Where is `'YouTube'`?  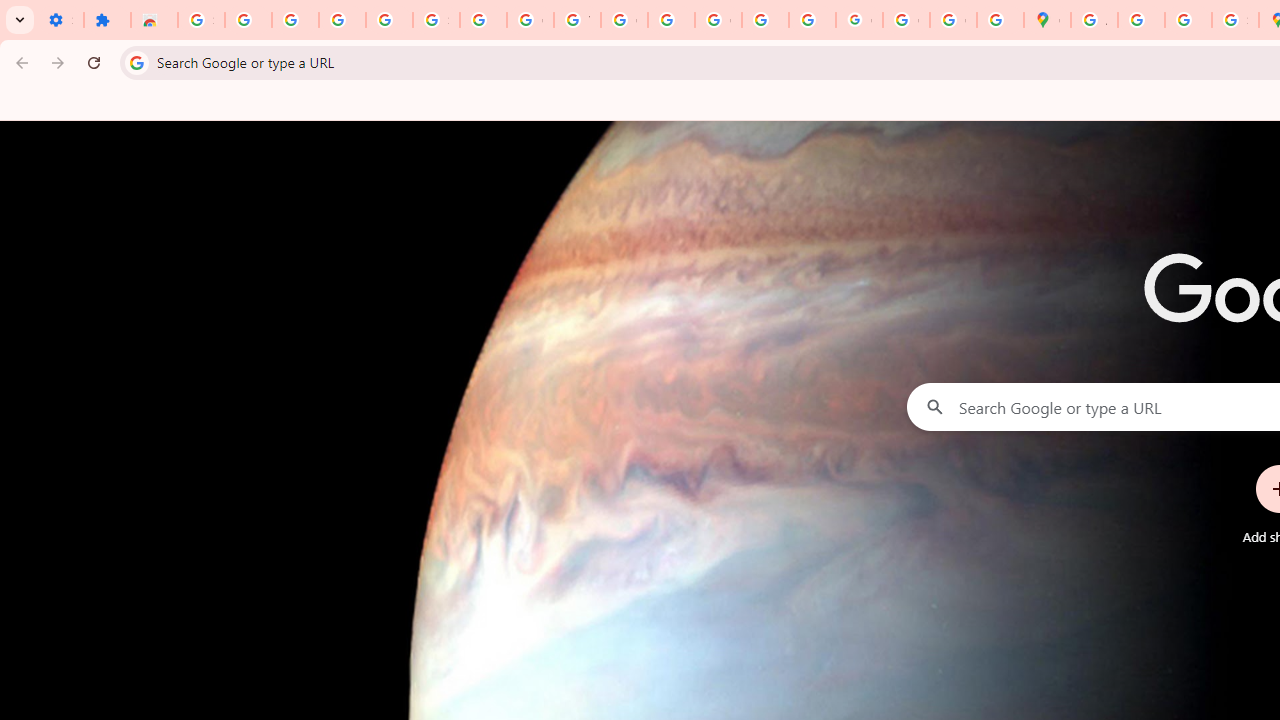
'YouTube' is located at coordinates (576, 20).